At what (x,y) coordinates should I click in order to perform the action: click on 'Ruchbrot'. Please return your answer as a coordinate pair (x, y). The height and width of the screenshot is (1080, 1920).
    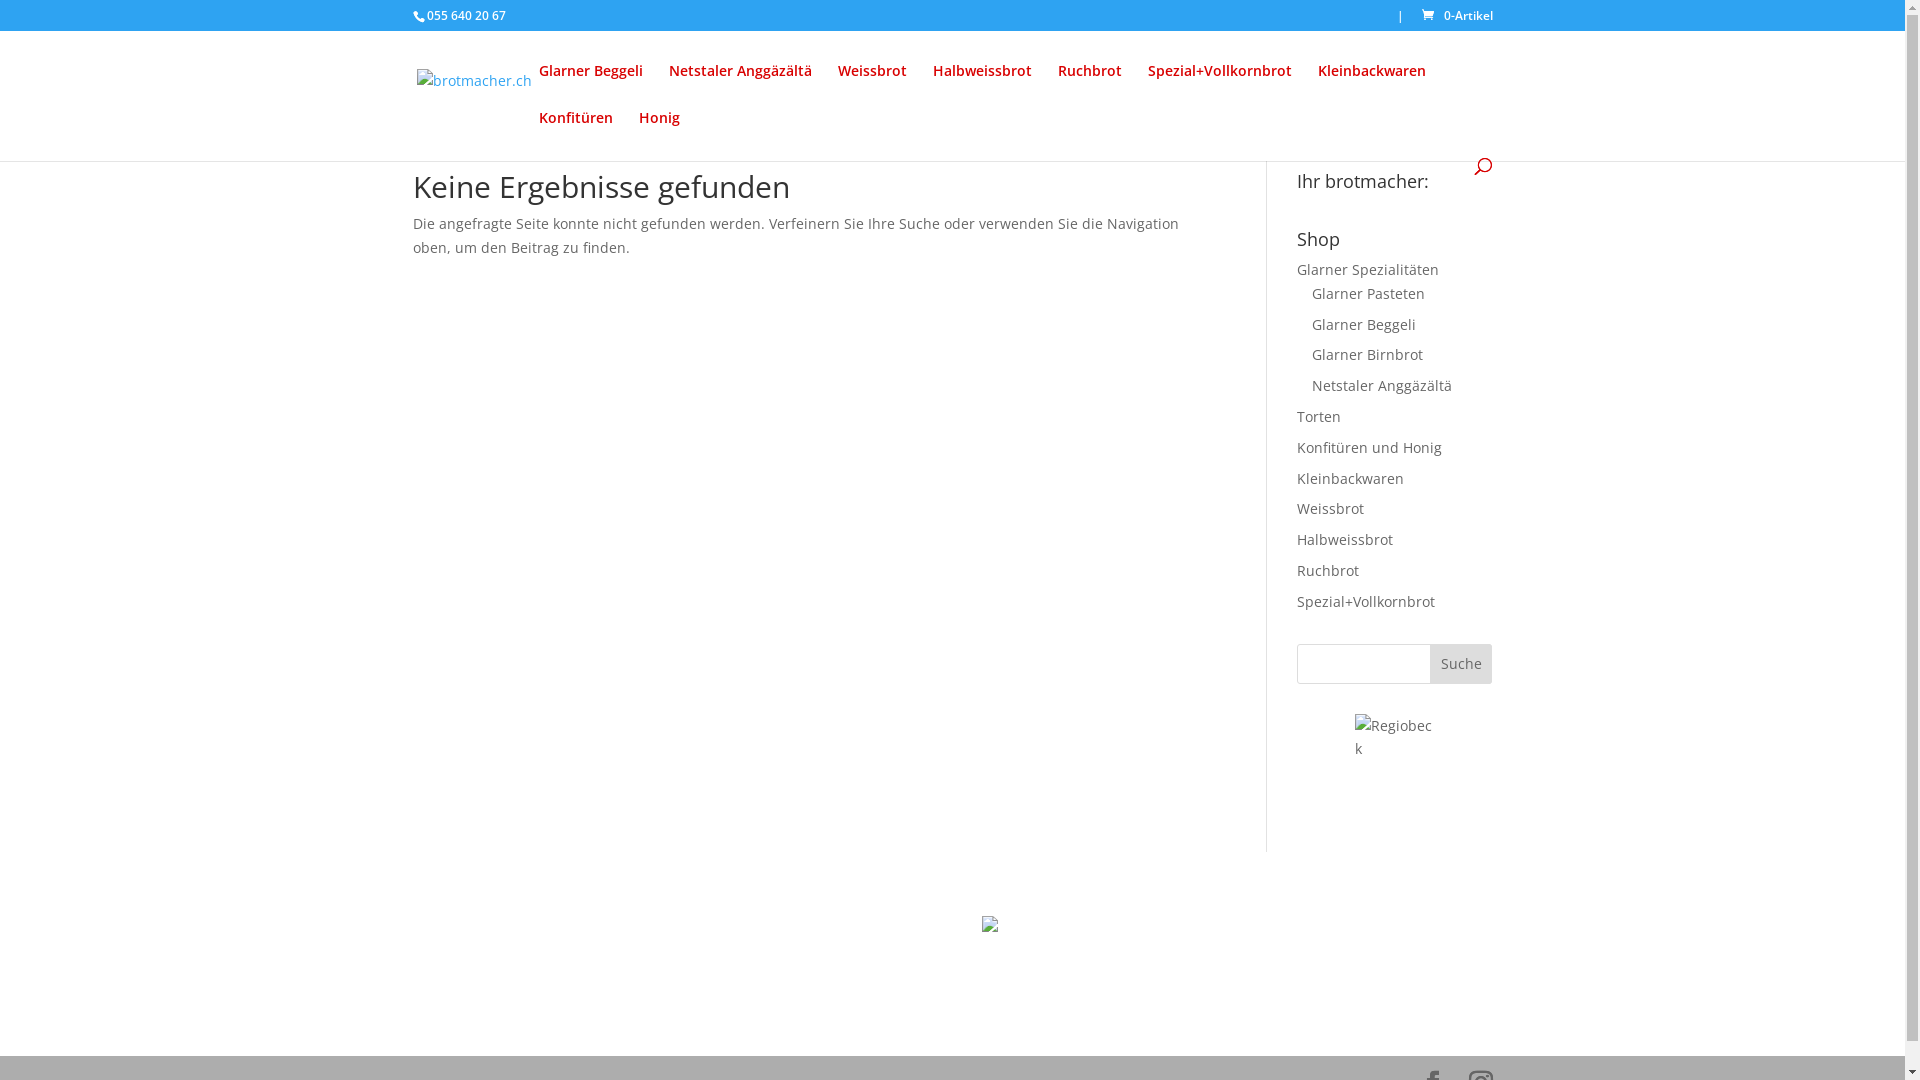
    Looking at the image, I should click on (1088, 86).